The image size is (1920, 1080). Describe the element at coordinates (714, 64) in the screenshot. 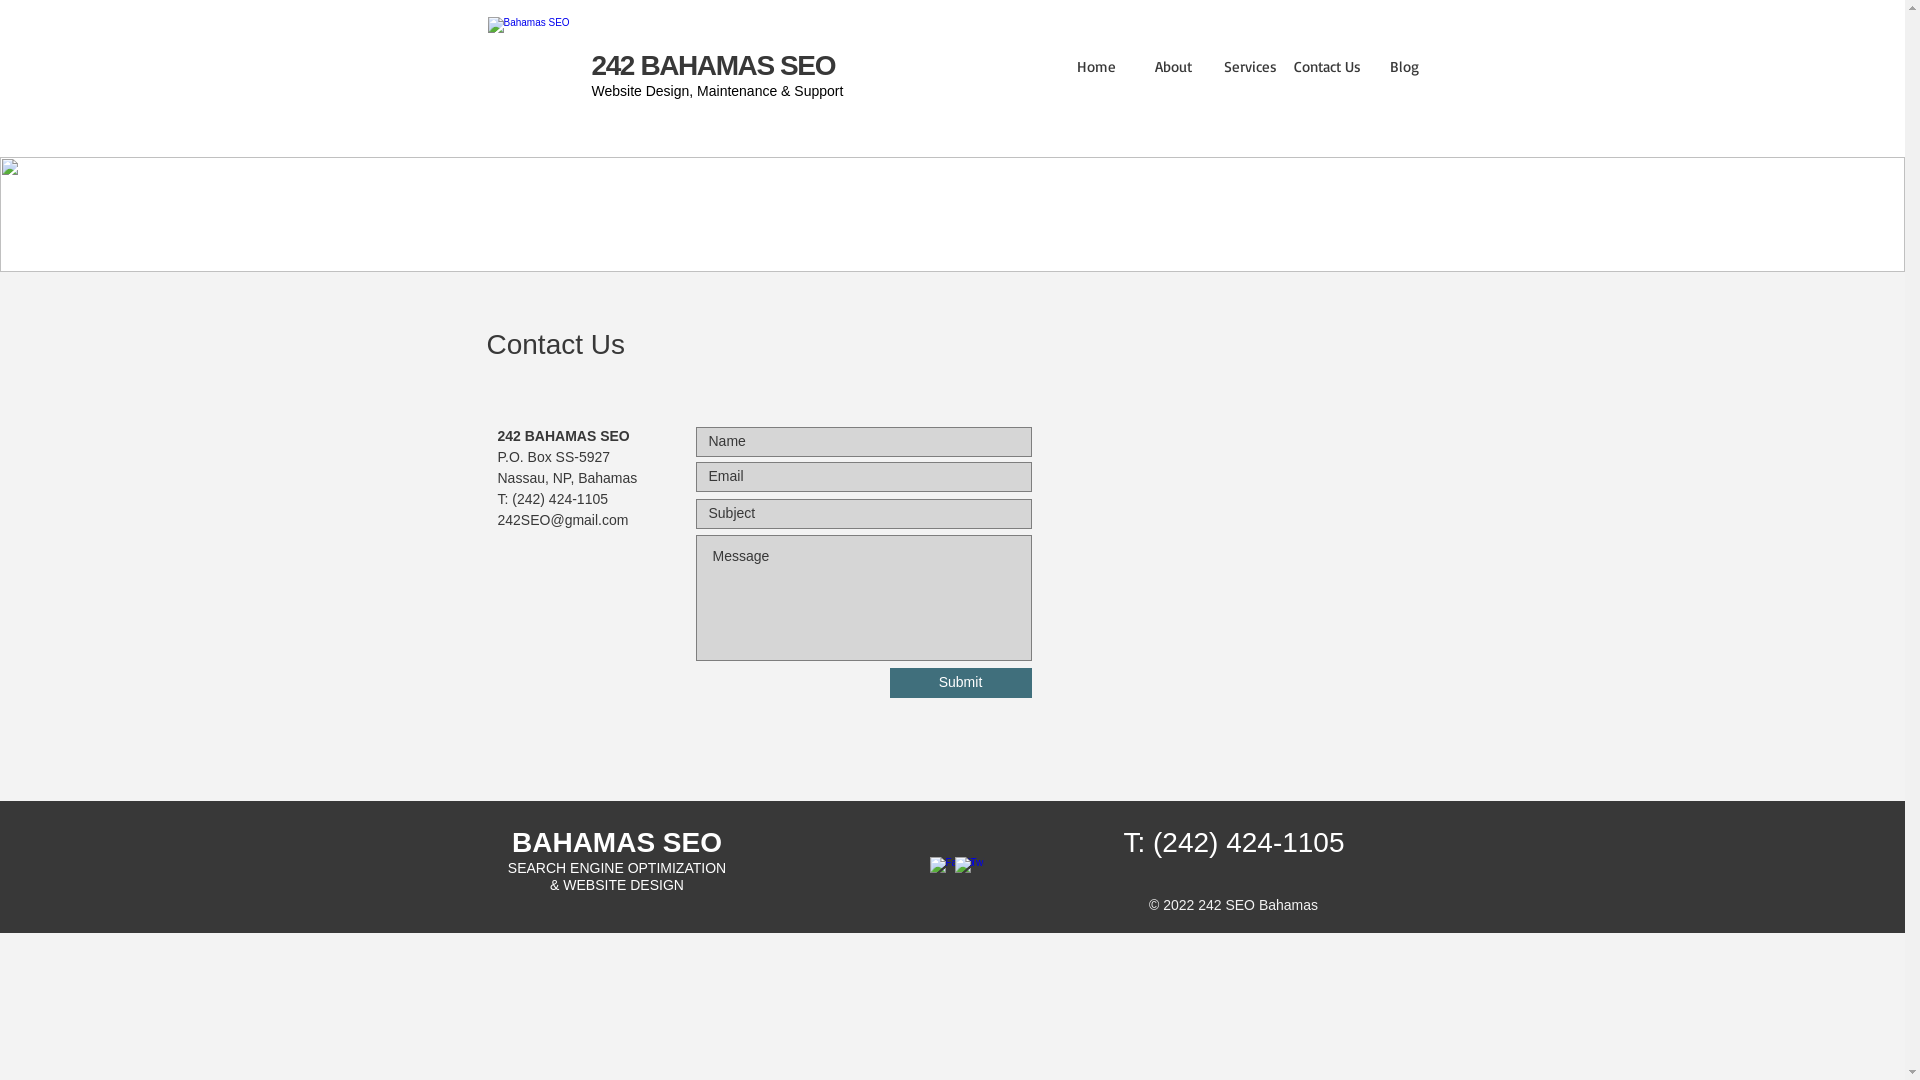

I see `'242 BAHAMAS SEO'` at that location.